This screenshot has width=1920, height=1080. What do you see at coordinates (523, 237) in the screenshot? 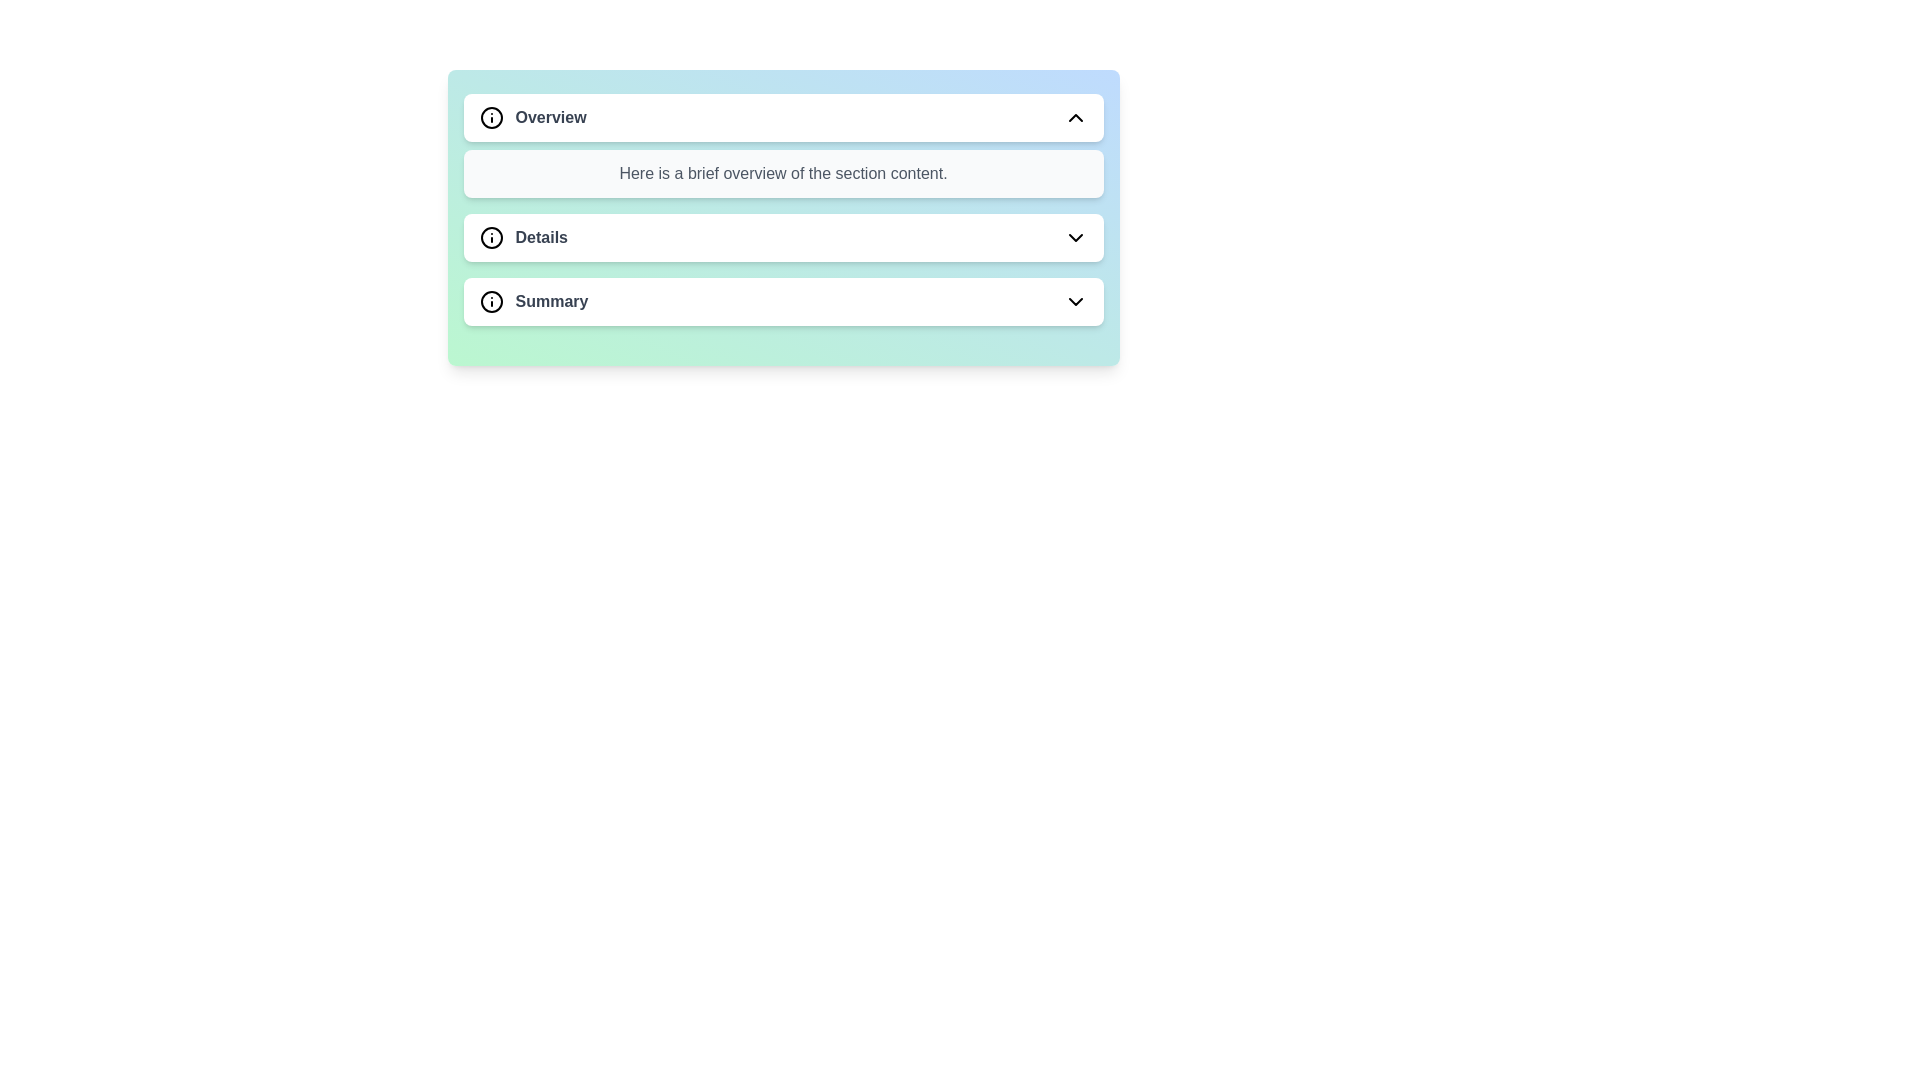
I see `the 'Details' button-like section item, which features a circular 'i' icon and is the second option in a vertical list beneath 'Overview'` at bounding box center [523, 237].